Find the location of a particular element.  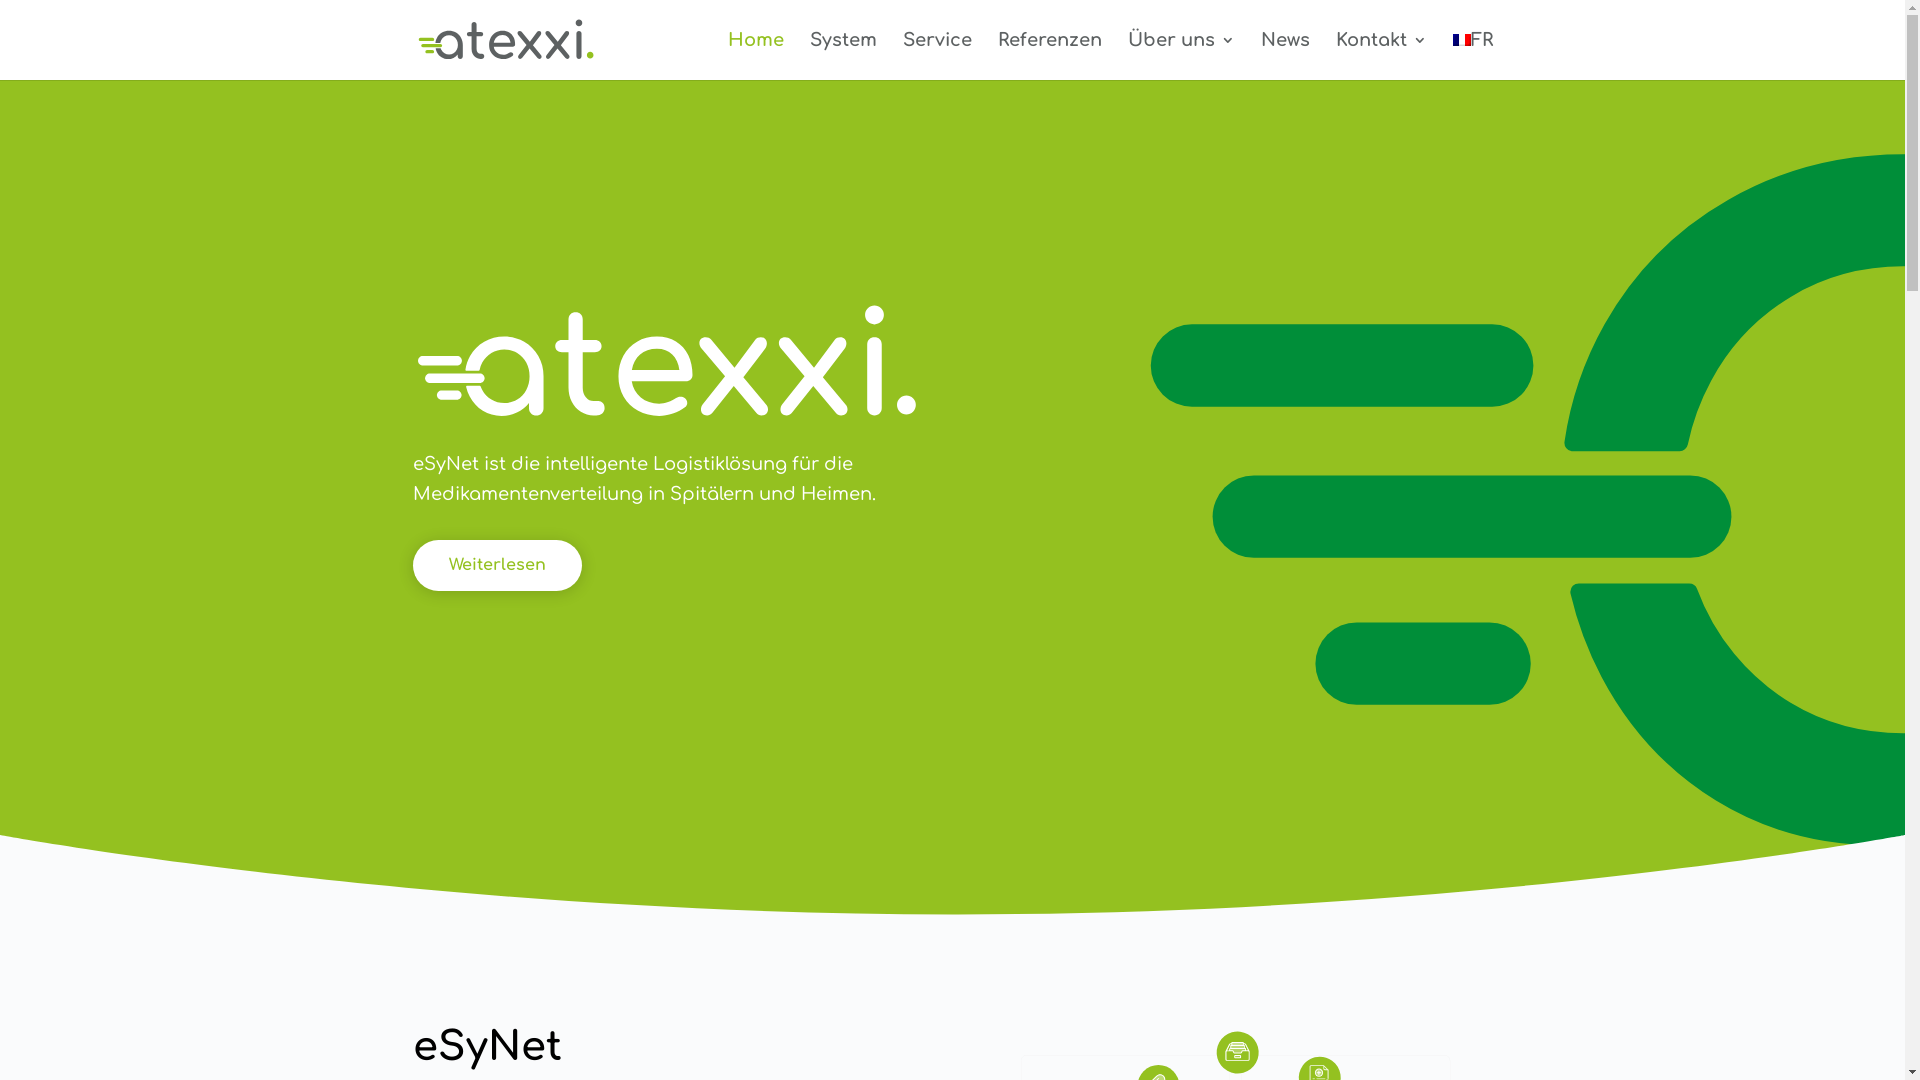

'Home' is located at coordinates (727, 55).